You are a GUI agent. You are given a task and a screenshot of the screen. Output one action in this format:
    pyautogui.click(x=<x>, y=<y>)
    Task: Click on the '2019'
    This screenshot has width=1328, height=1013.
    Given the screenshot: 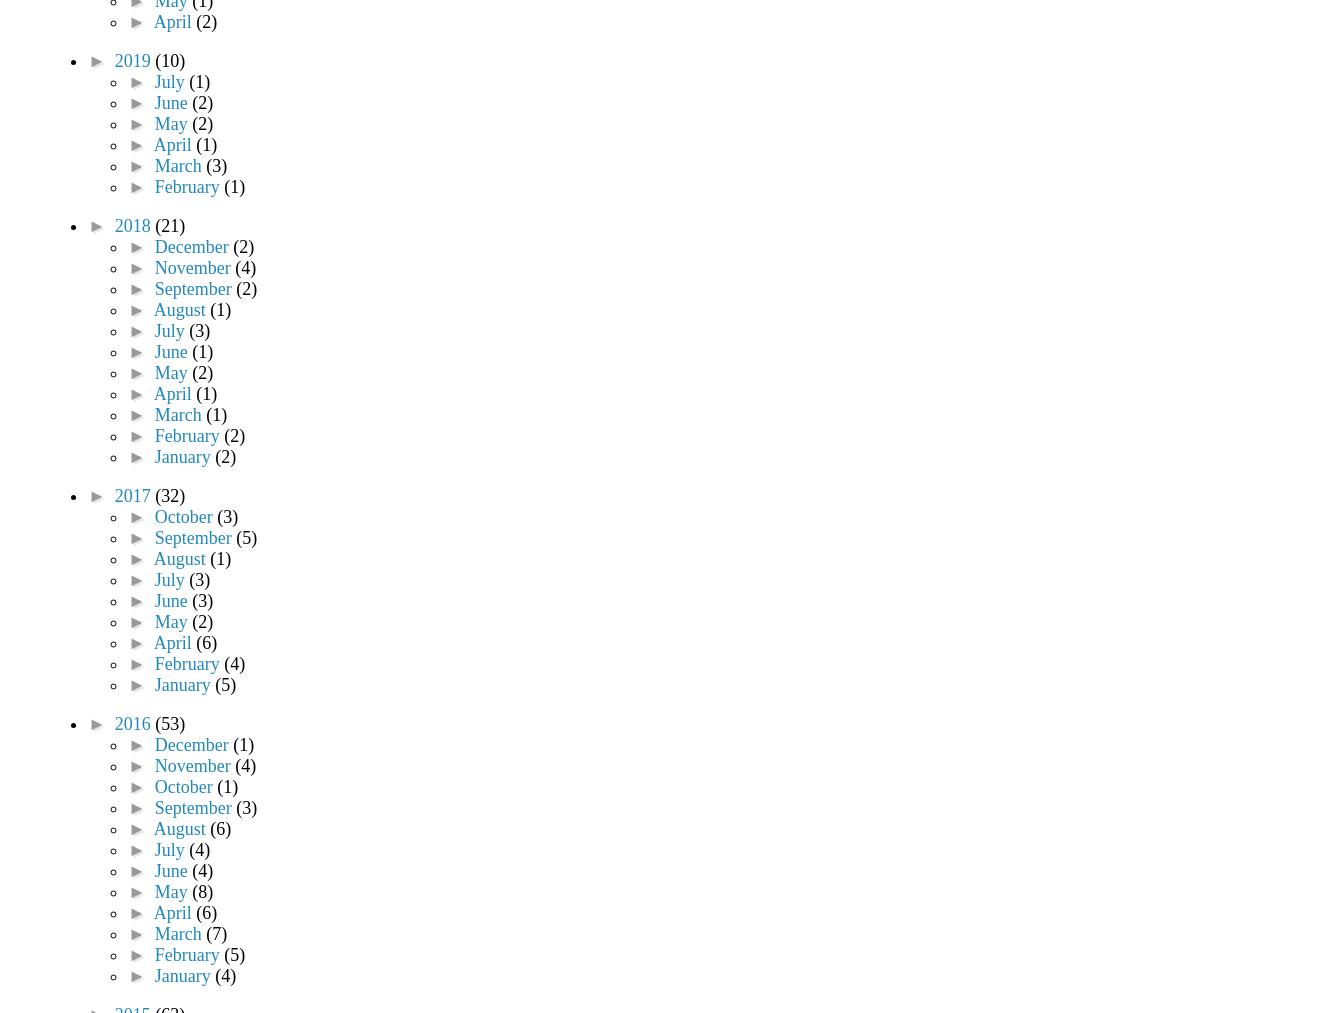 What is the action you would take?
    pyautogui.click(x=133, y=59)
    